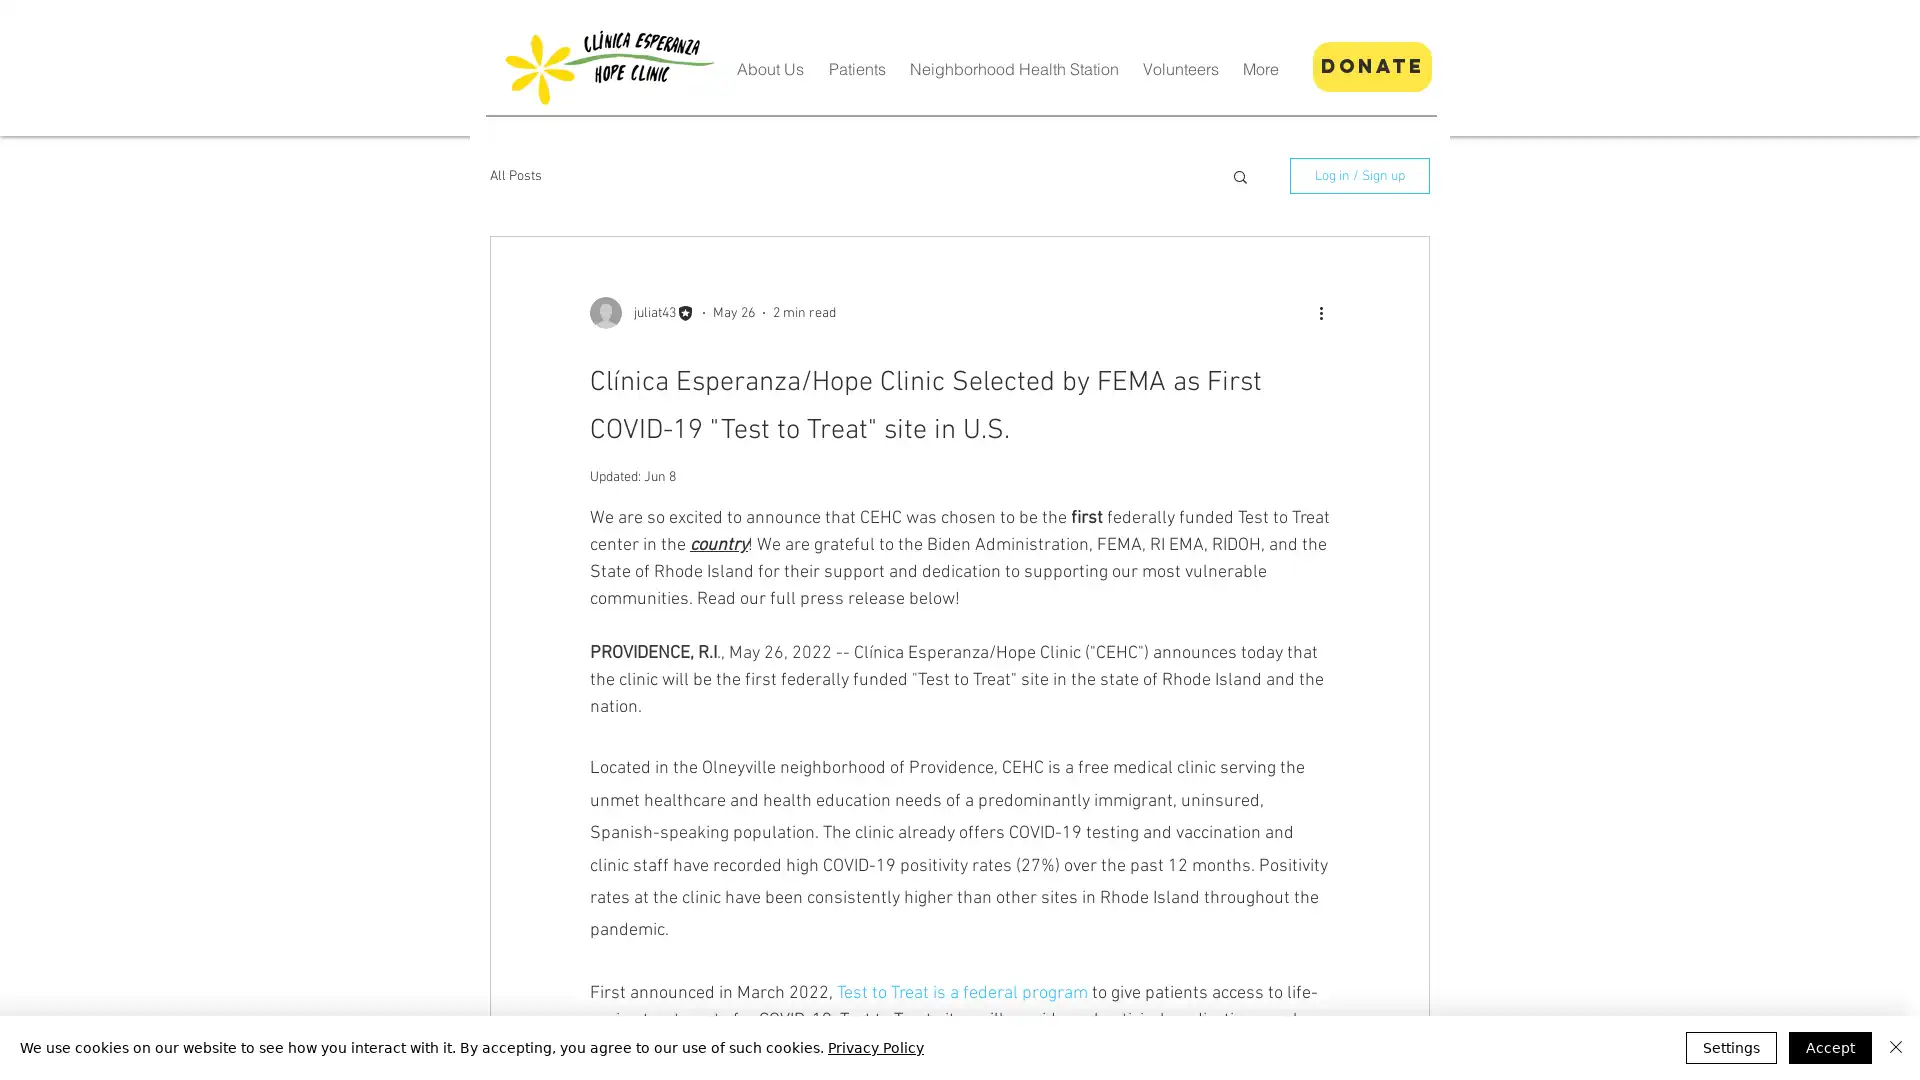  I want to click on All Posts, so click(515, 174).